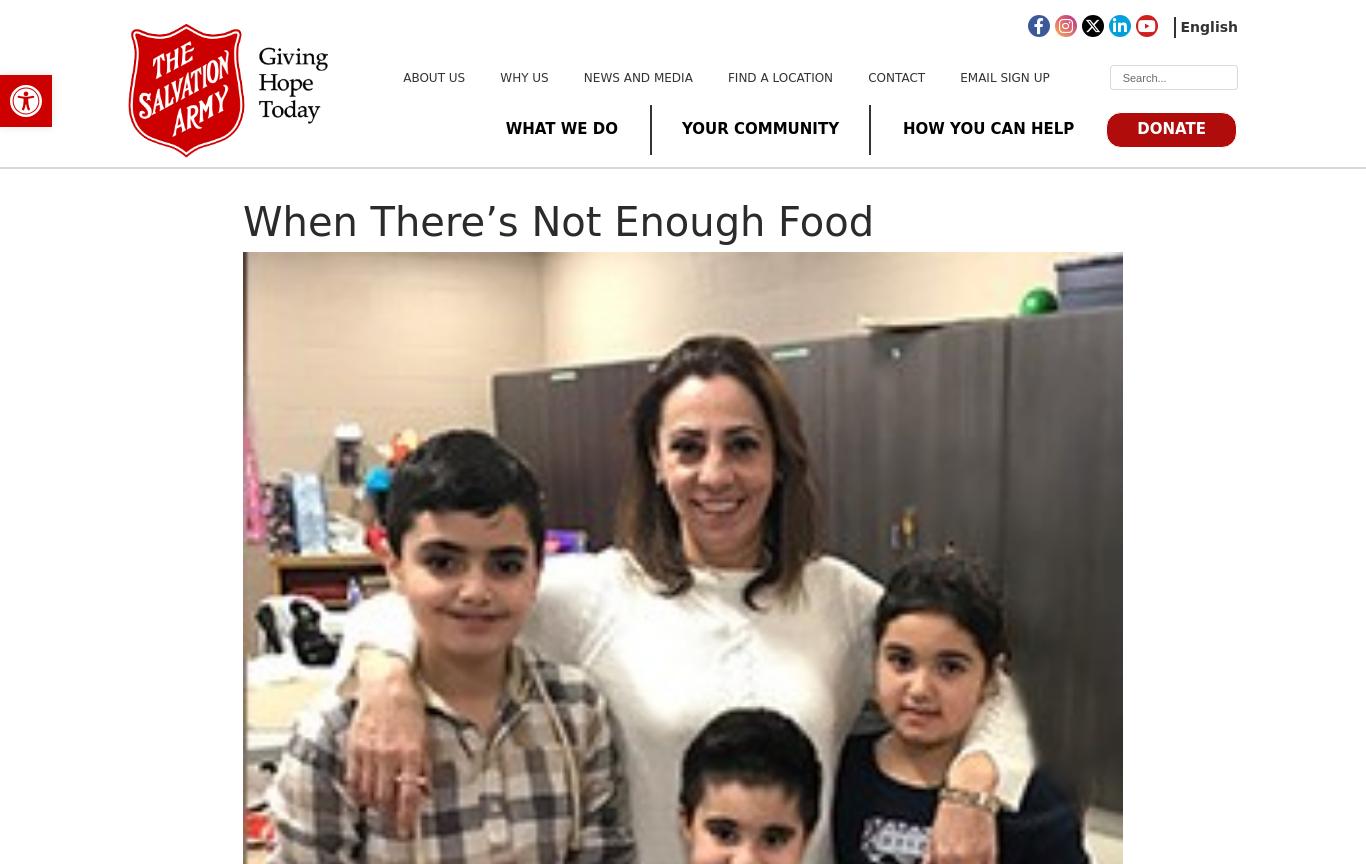 The height and width of the screenshot is (864, 1366). What do you see at coordinates (243, 221) in the screenshot?
I see `'When There’s Not Enough Food'` at bounding box center [243, 221].